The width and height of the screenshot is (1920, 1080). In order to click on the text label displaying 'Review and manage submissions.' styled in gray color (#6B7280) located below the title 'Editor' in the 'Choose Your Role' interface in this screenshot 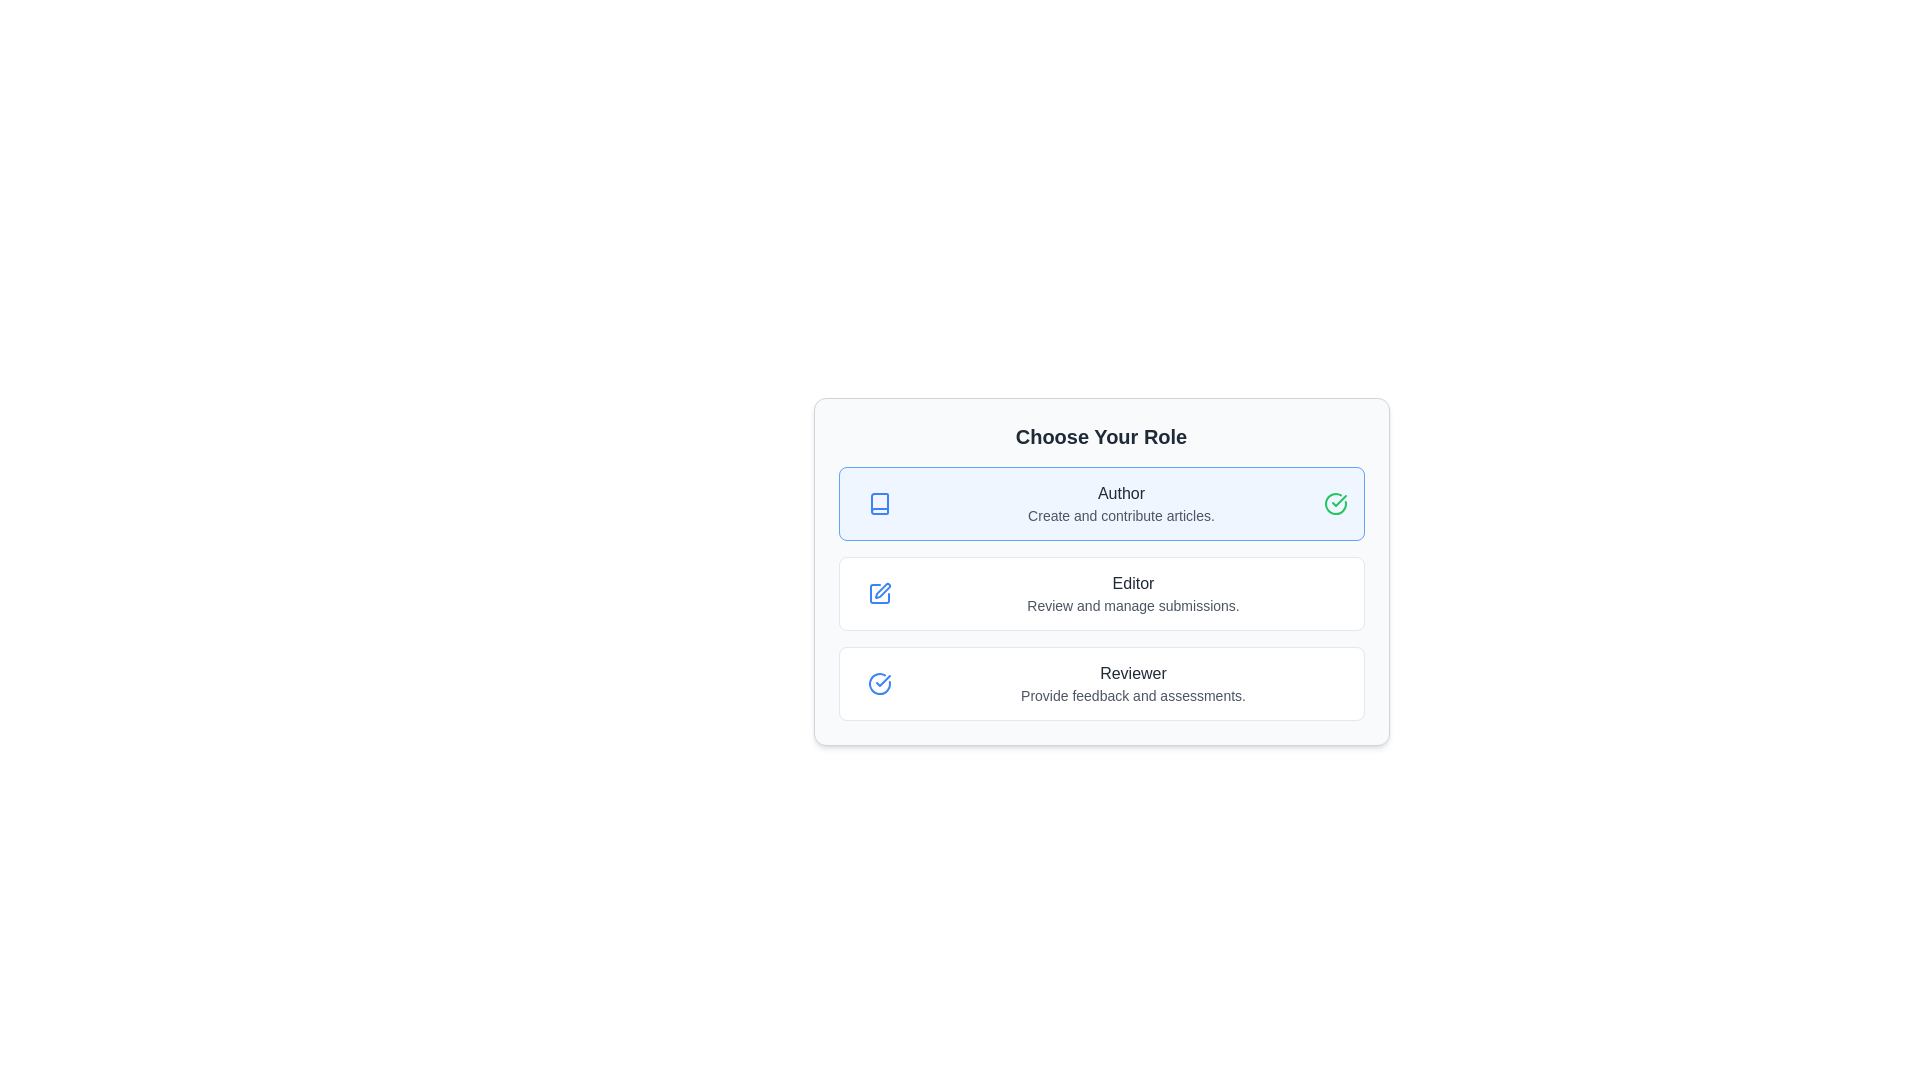, I will do `click(1133, 604)`.